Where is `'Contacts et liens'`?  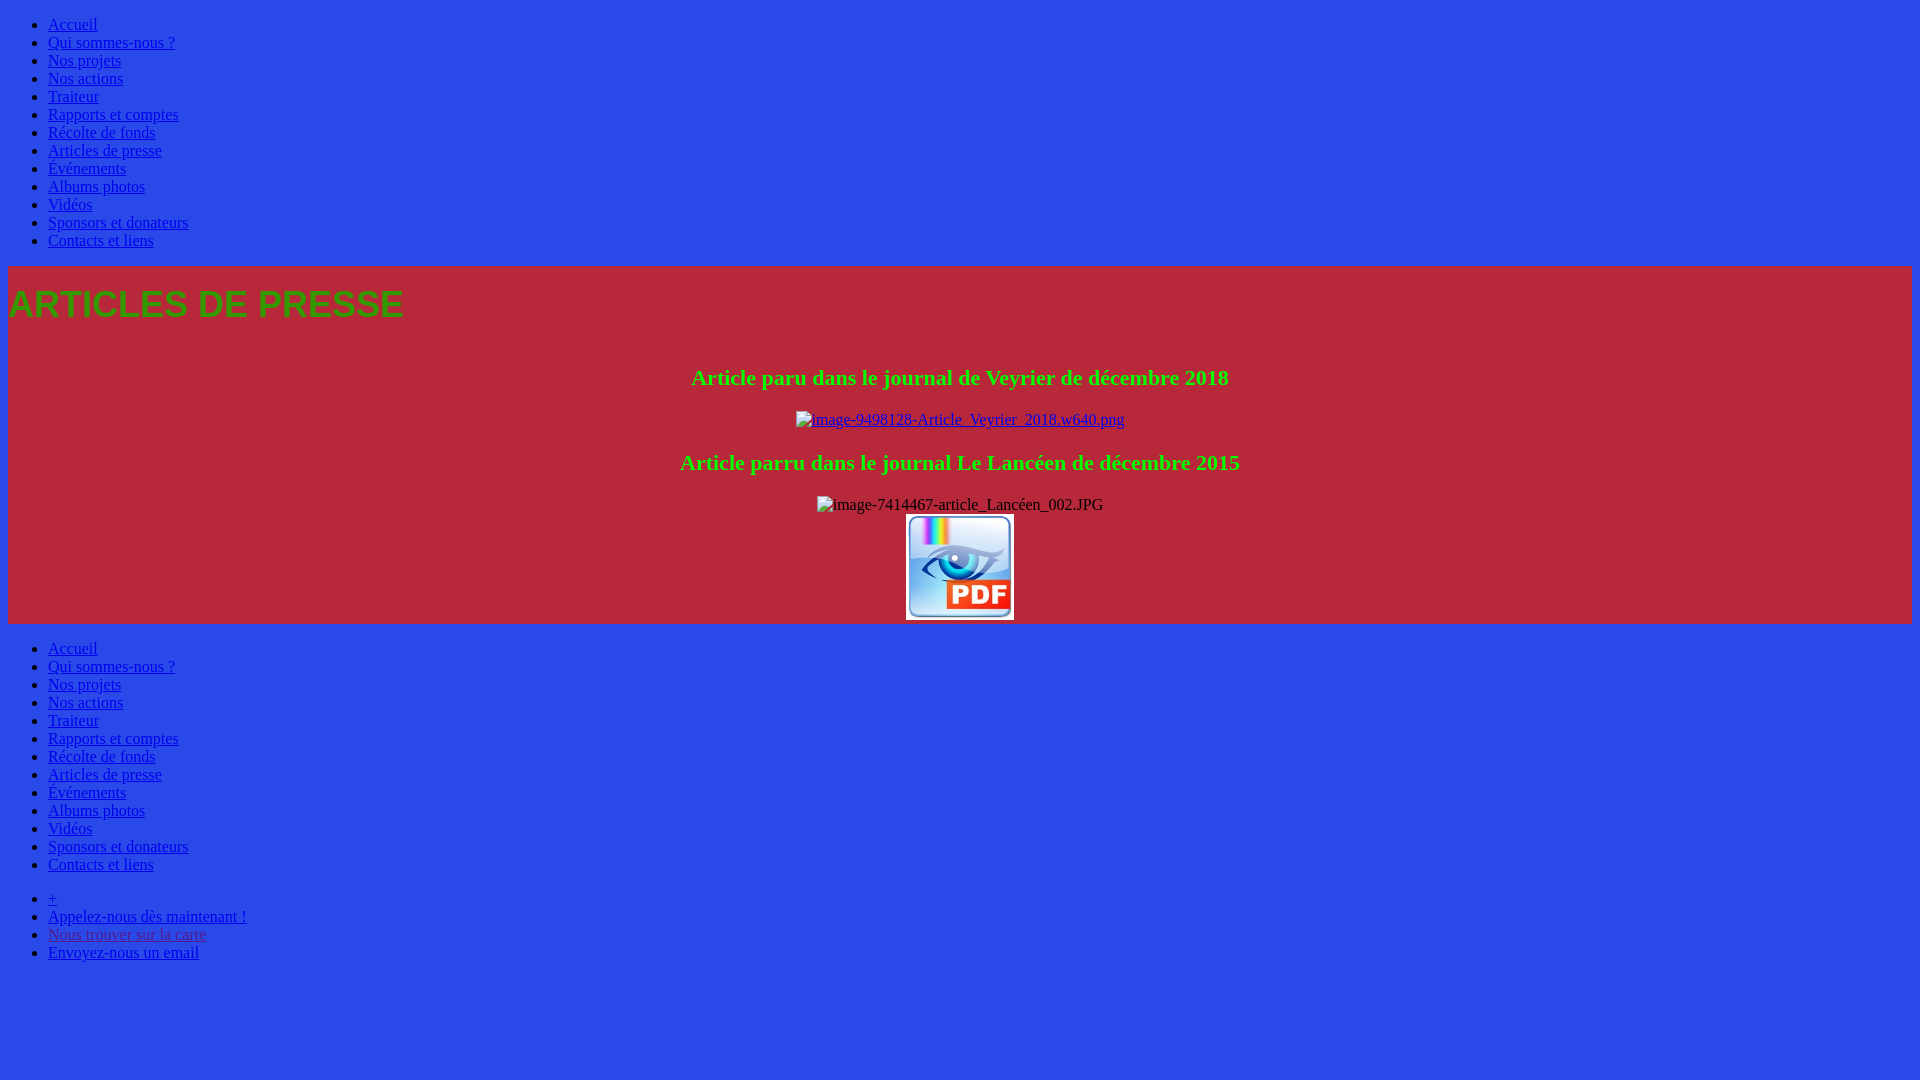
'Contacts et liens' is located at coordinates (99, 863).